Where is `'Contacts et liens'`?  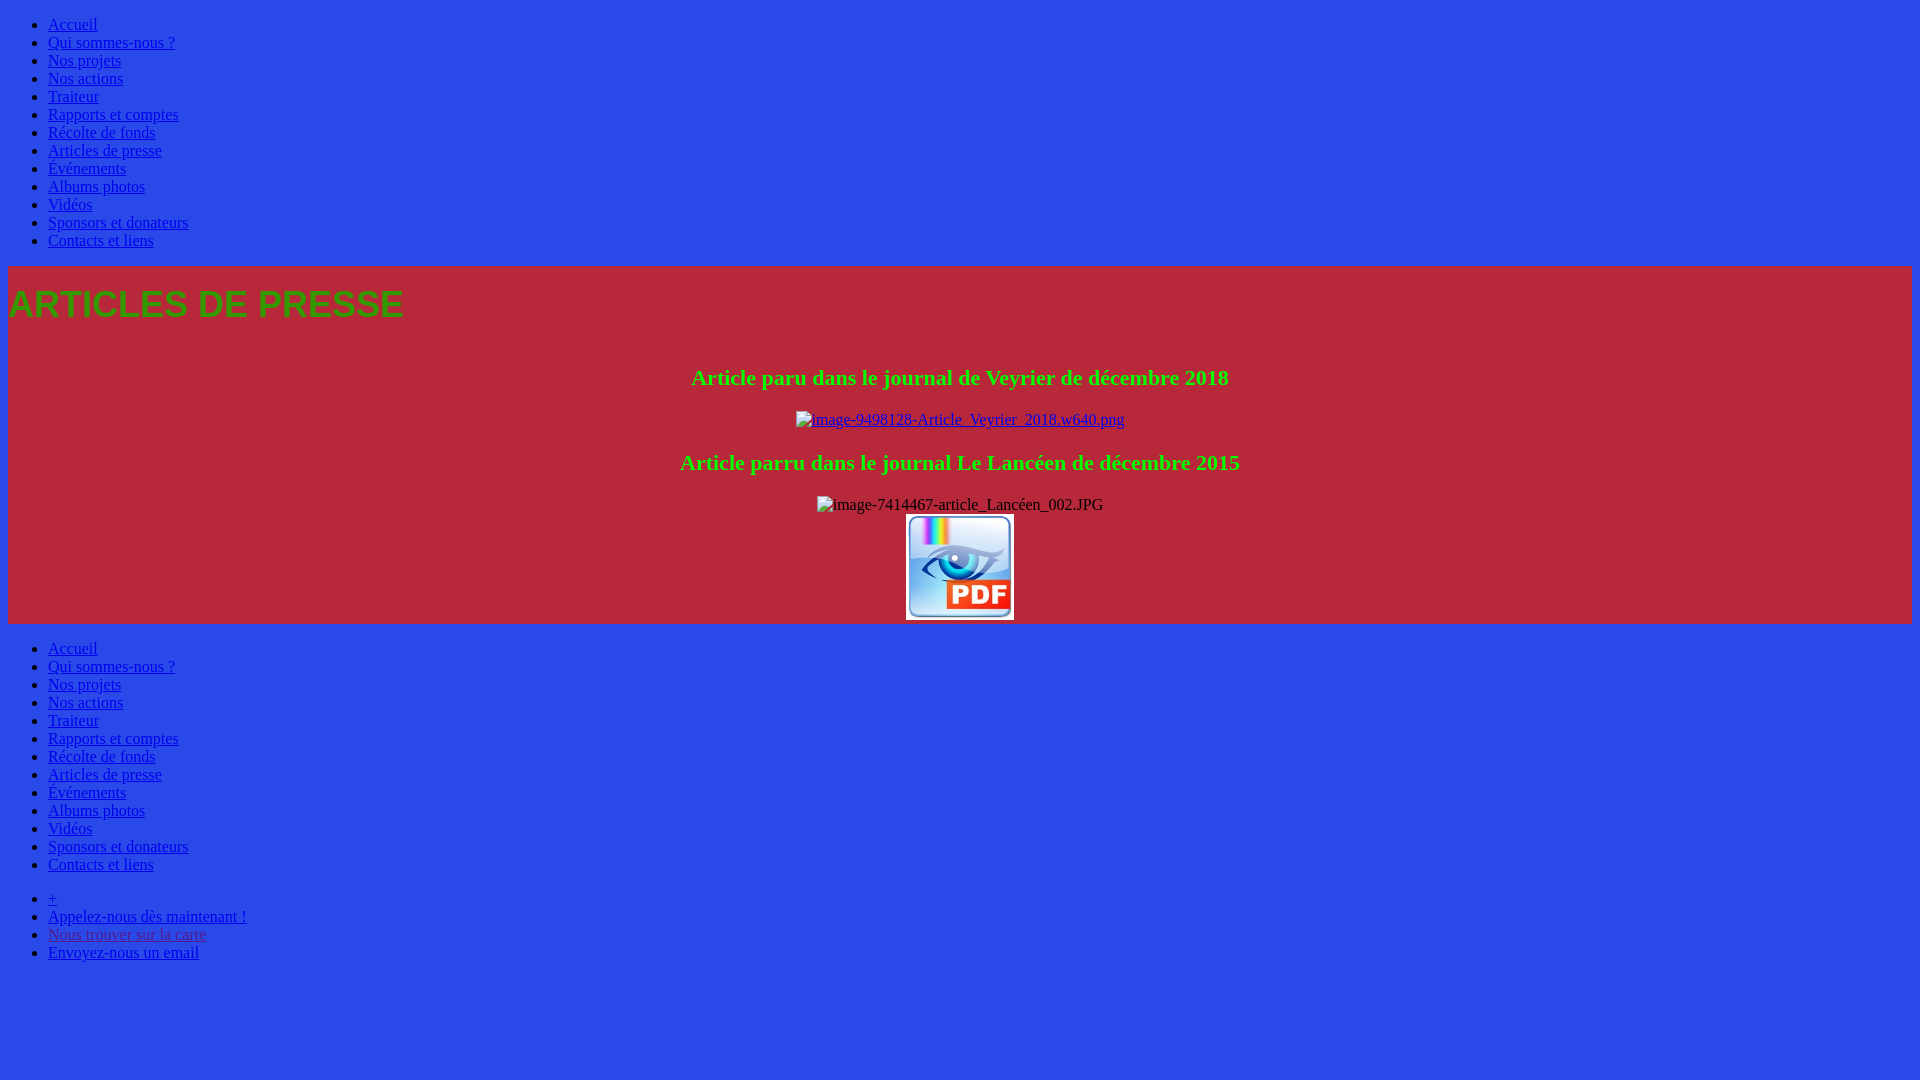
'Contacts et liens' is located at coordinates (99, 863).